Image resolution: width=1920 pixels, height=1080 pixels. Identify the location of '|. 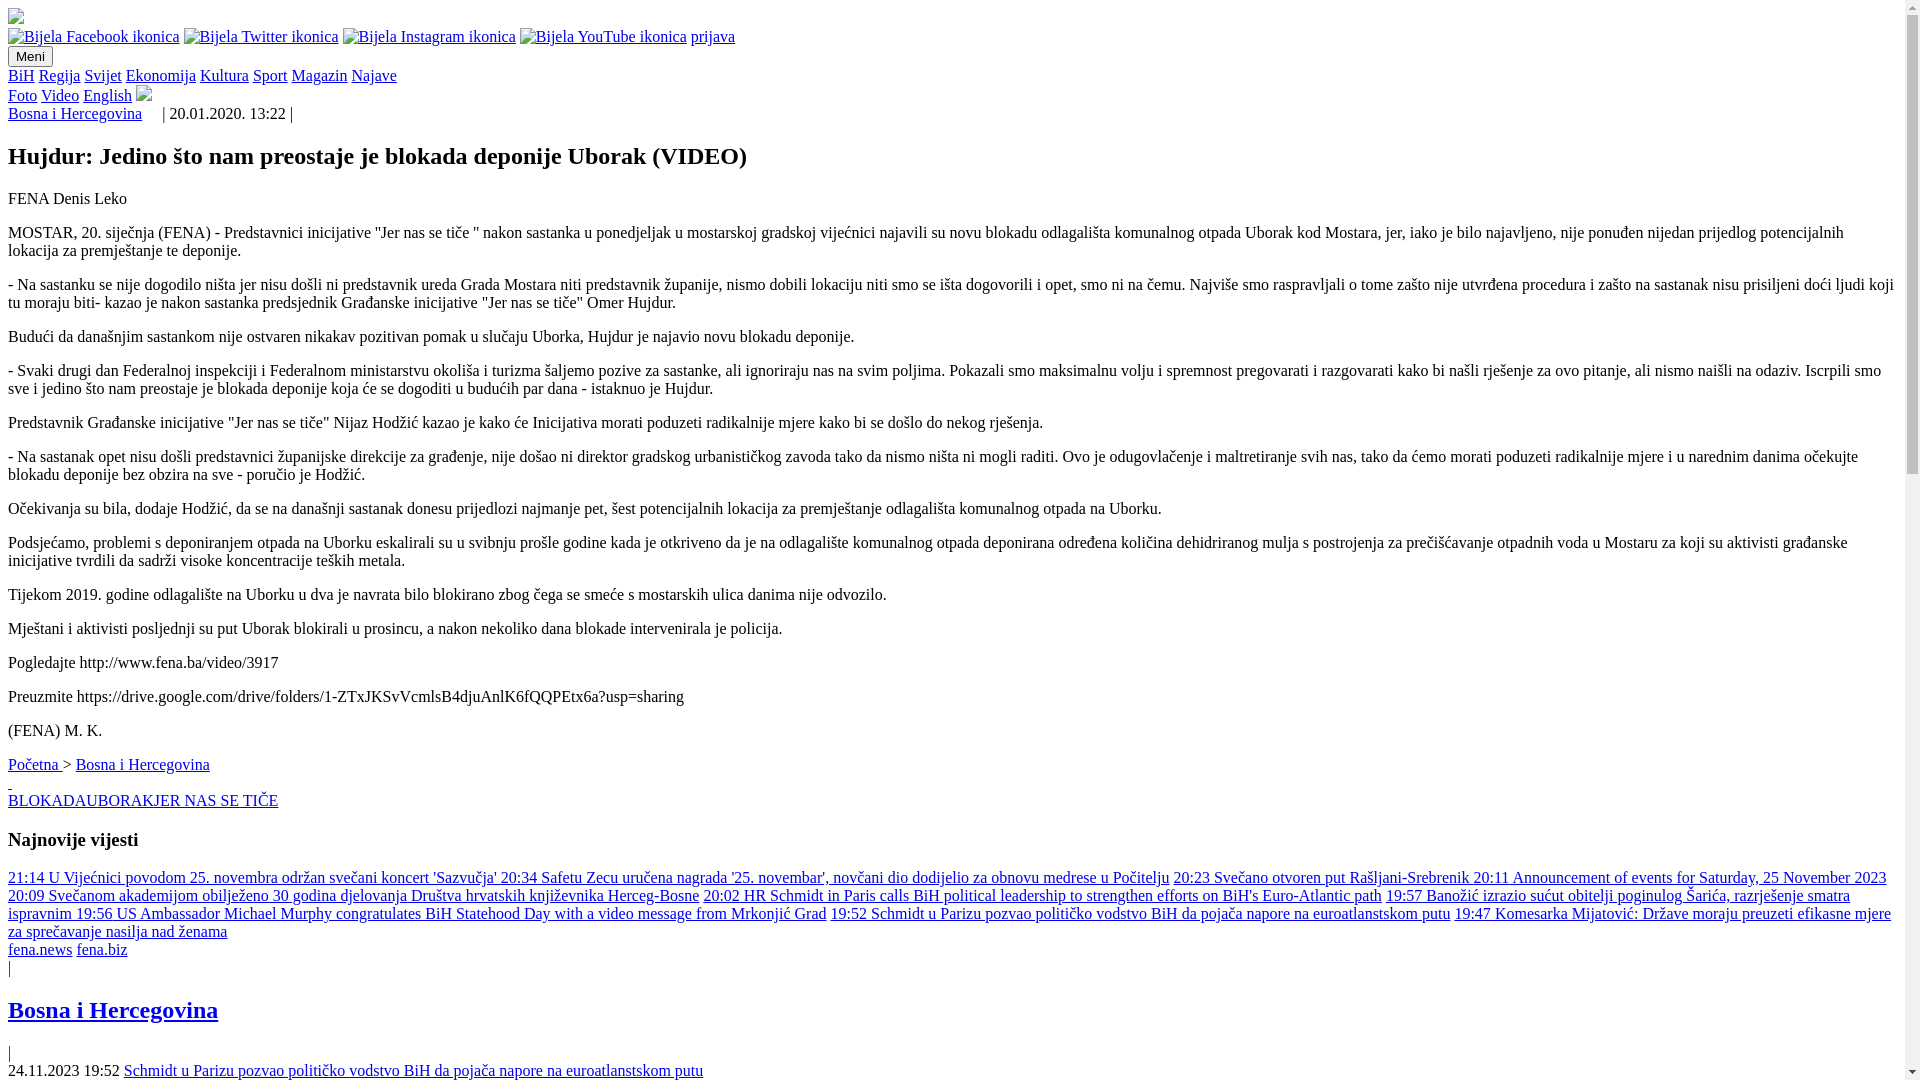
(8, 1010).